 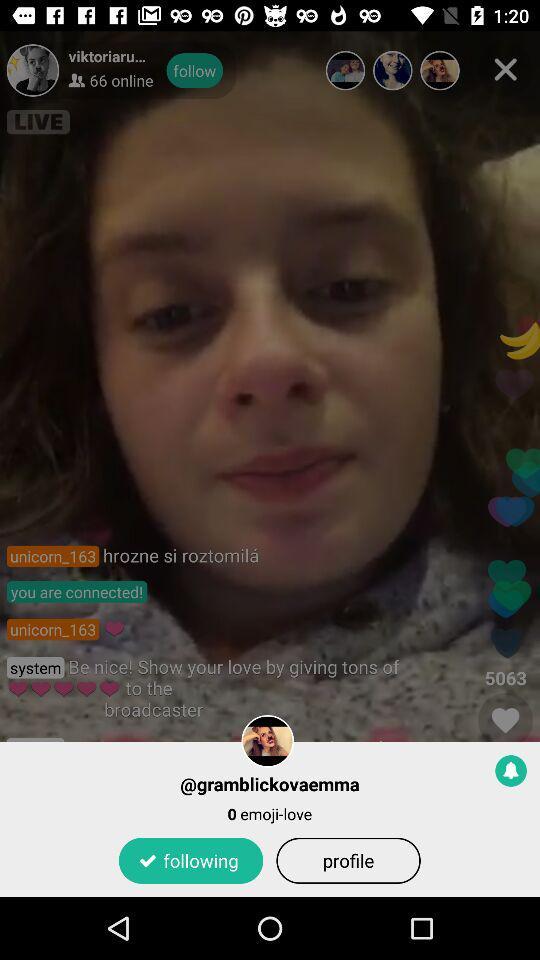 What do you see at coordinates (191, 859) in the screenshot?
I see `the item below 0 emoji-love` at bounding box center [191, 859].